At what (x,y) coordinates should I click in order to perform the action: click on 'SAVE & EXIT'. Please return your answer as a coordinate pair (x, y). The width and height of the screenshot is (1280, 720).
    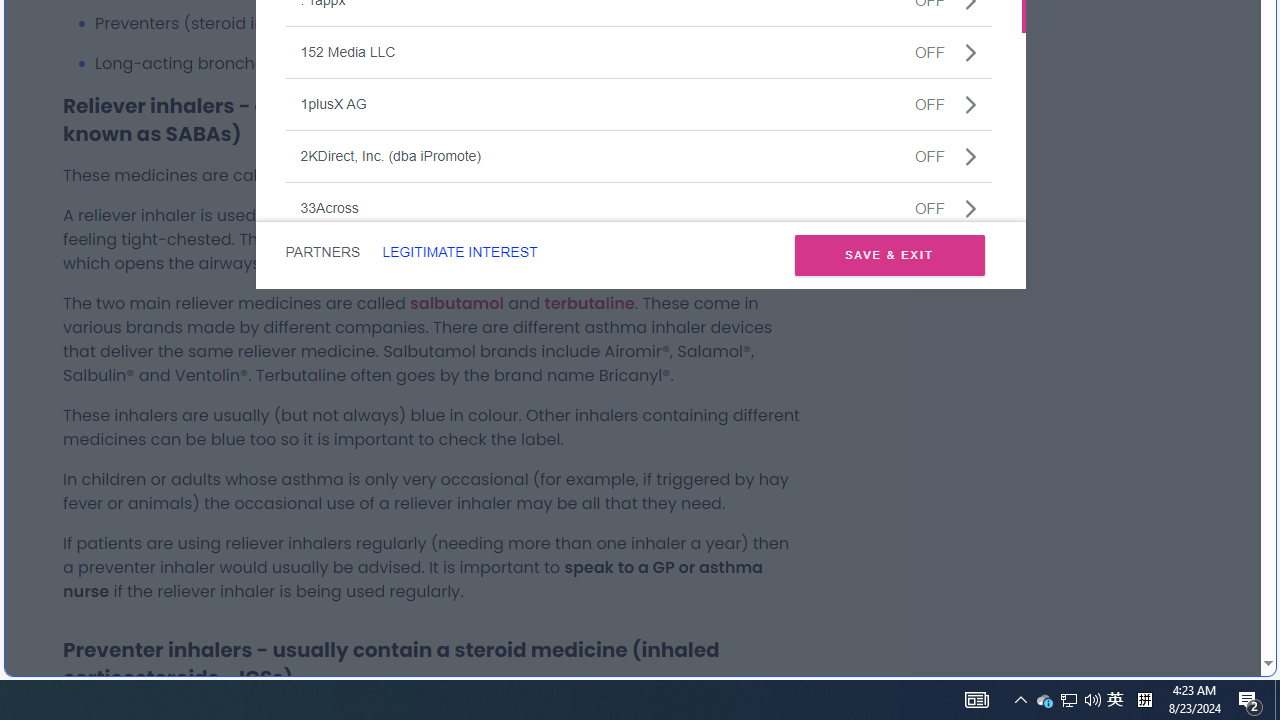
    Looking at the image, I should click on (888, 254).